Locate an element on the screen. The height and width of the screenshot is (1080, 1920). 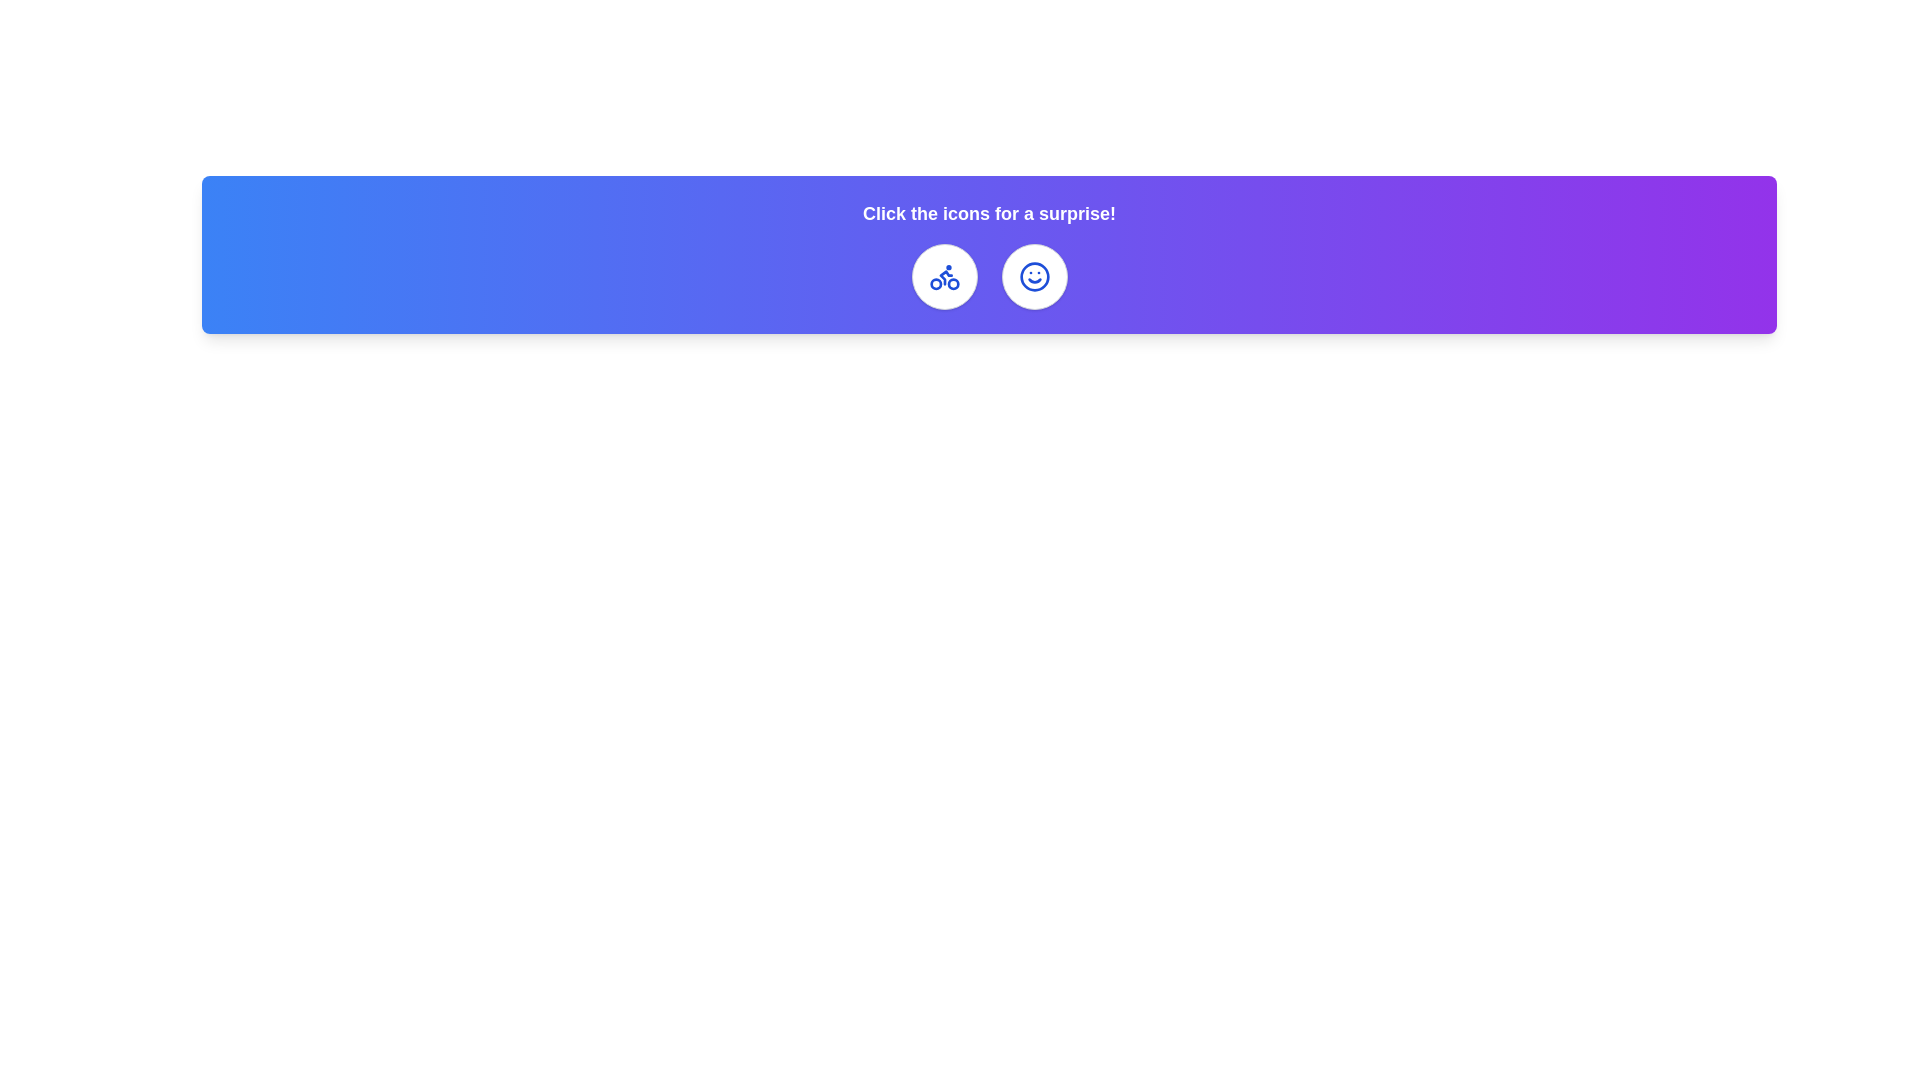
the bicycle icon button located in the blue-to-purple gradient bar is located at coordinates (943, 277).